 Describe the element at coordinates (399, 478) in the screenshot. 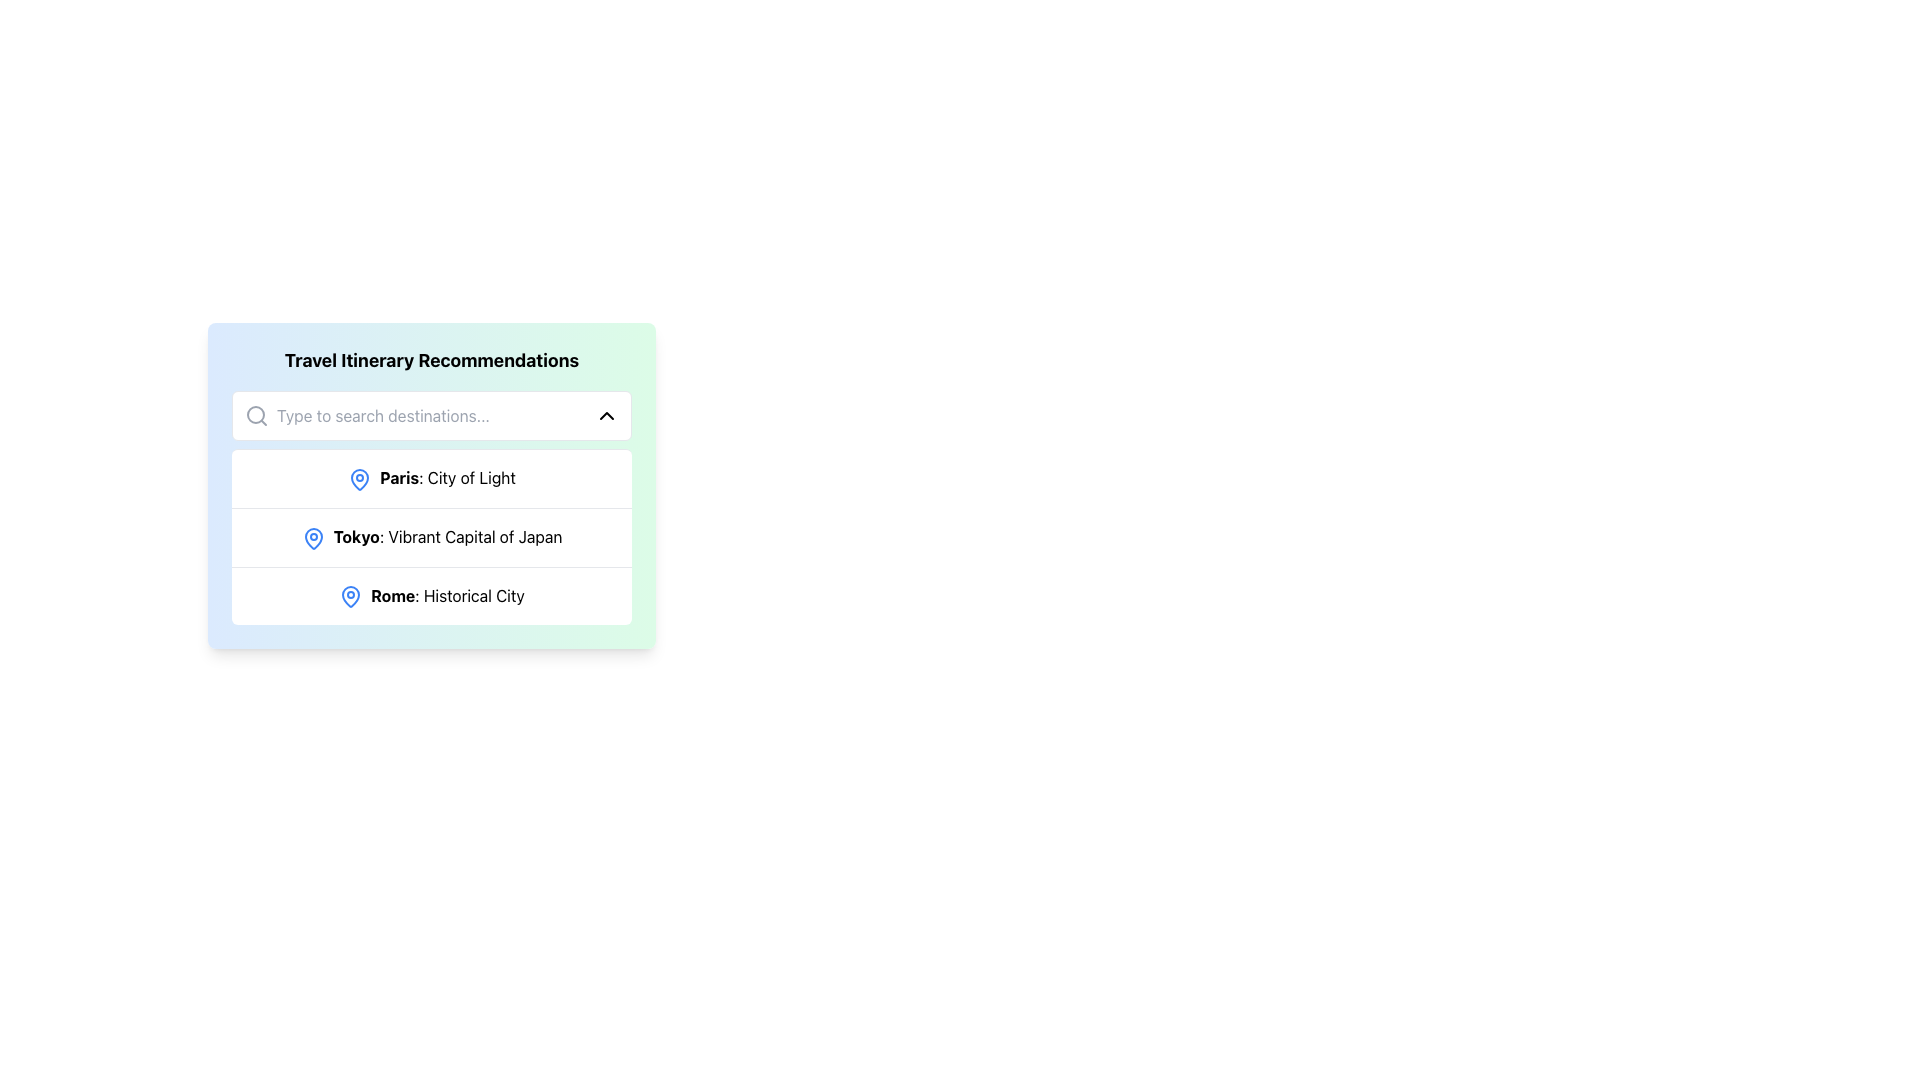

I see `text from the Label that identifies the location 'Paris' within the Travel Itinerary Recommendations list` at that location.